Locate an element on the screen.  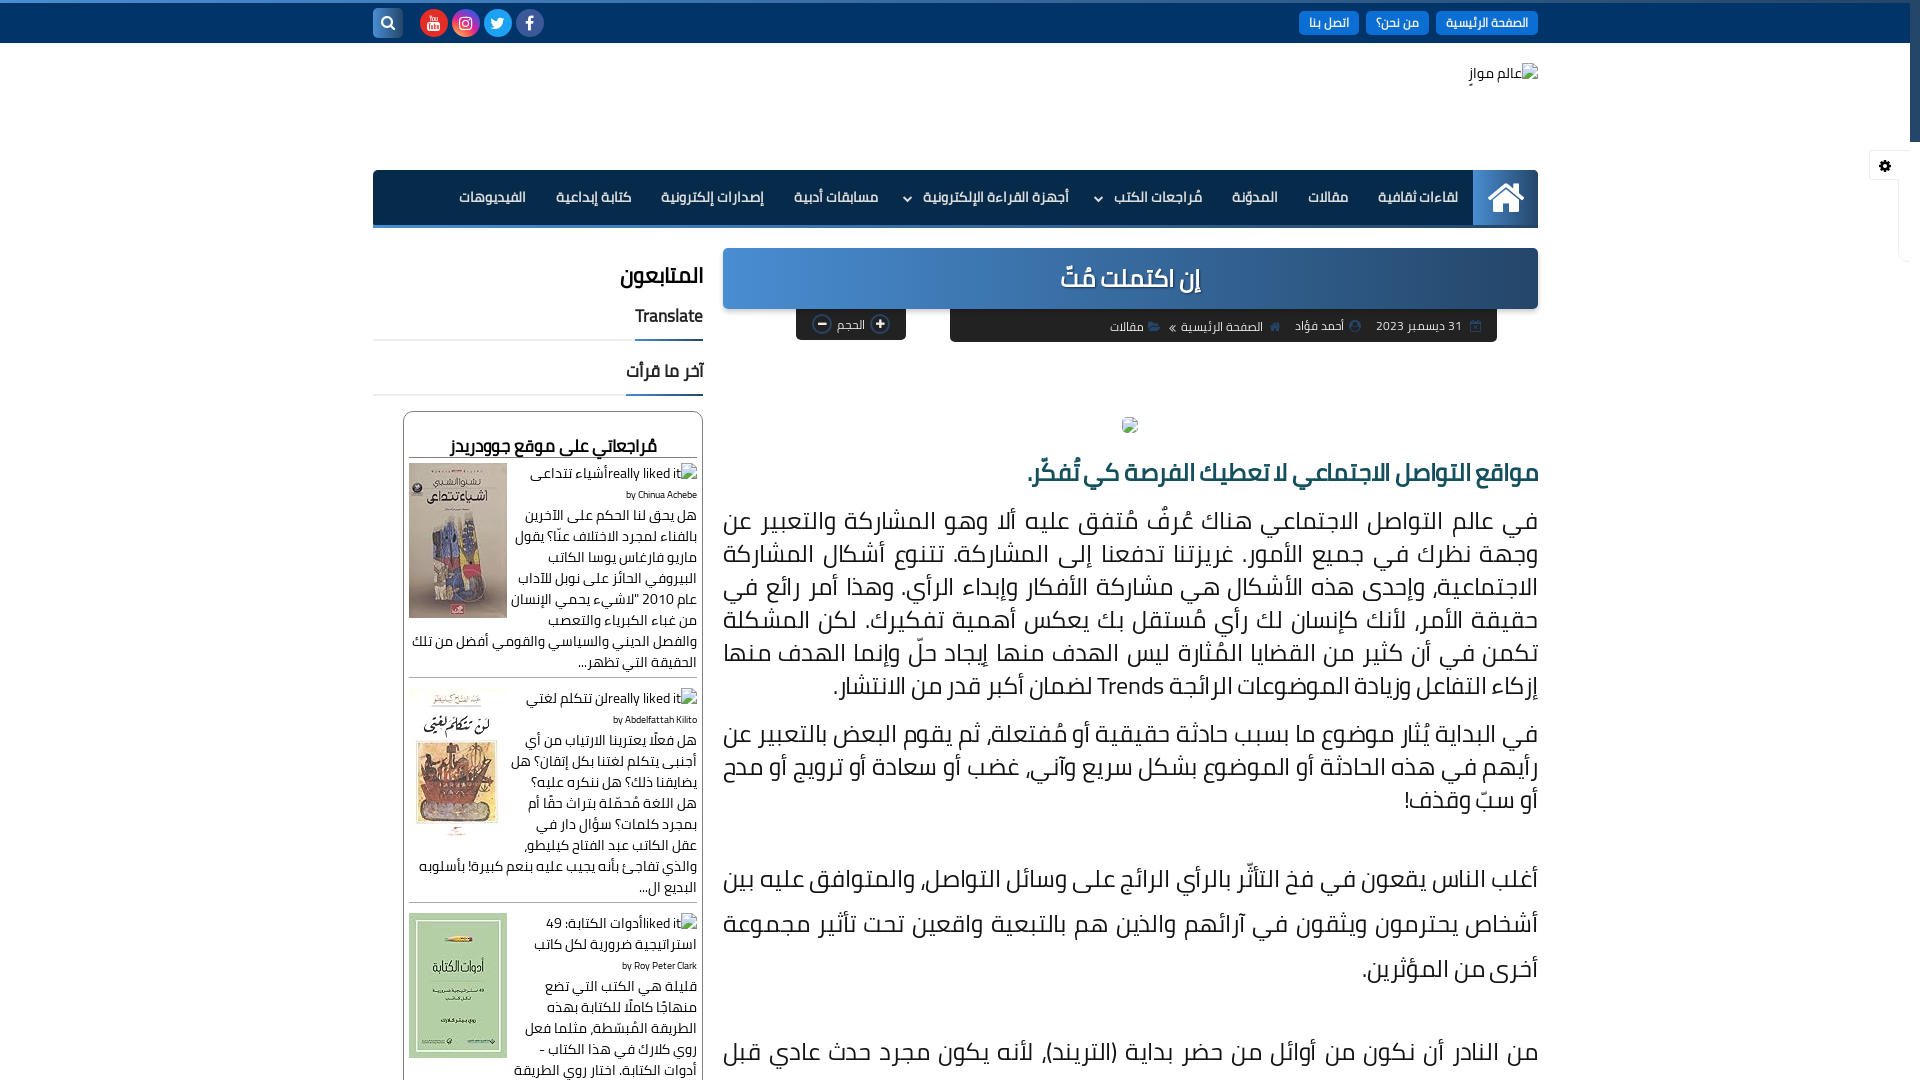
'youtube' is located at coordinates (419, 23).